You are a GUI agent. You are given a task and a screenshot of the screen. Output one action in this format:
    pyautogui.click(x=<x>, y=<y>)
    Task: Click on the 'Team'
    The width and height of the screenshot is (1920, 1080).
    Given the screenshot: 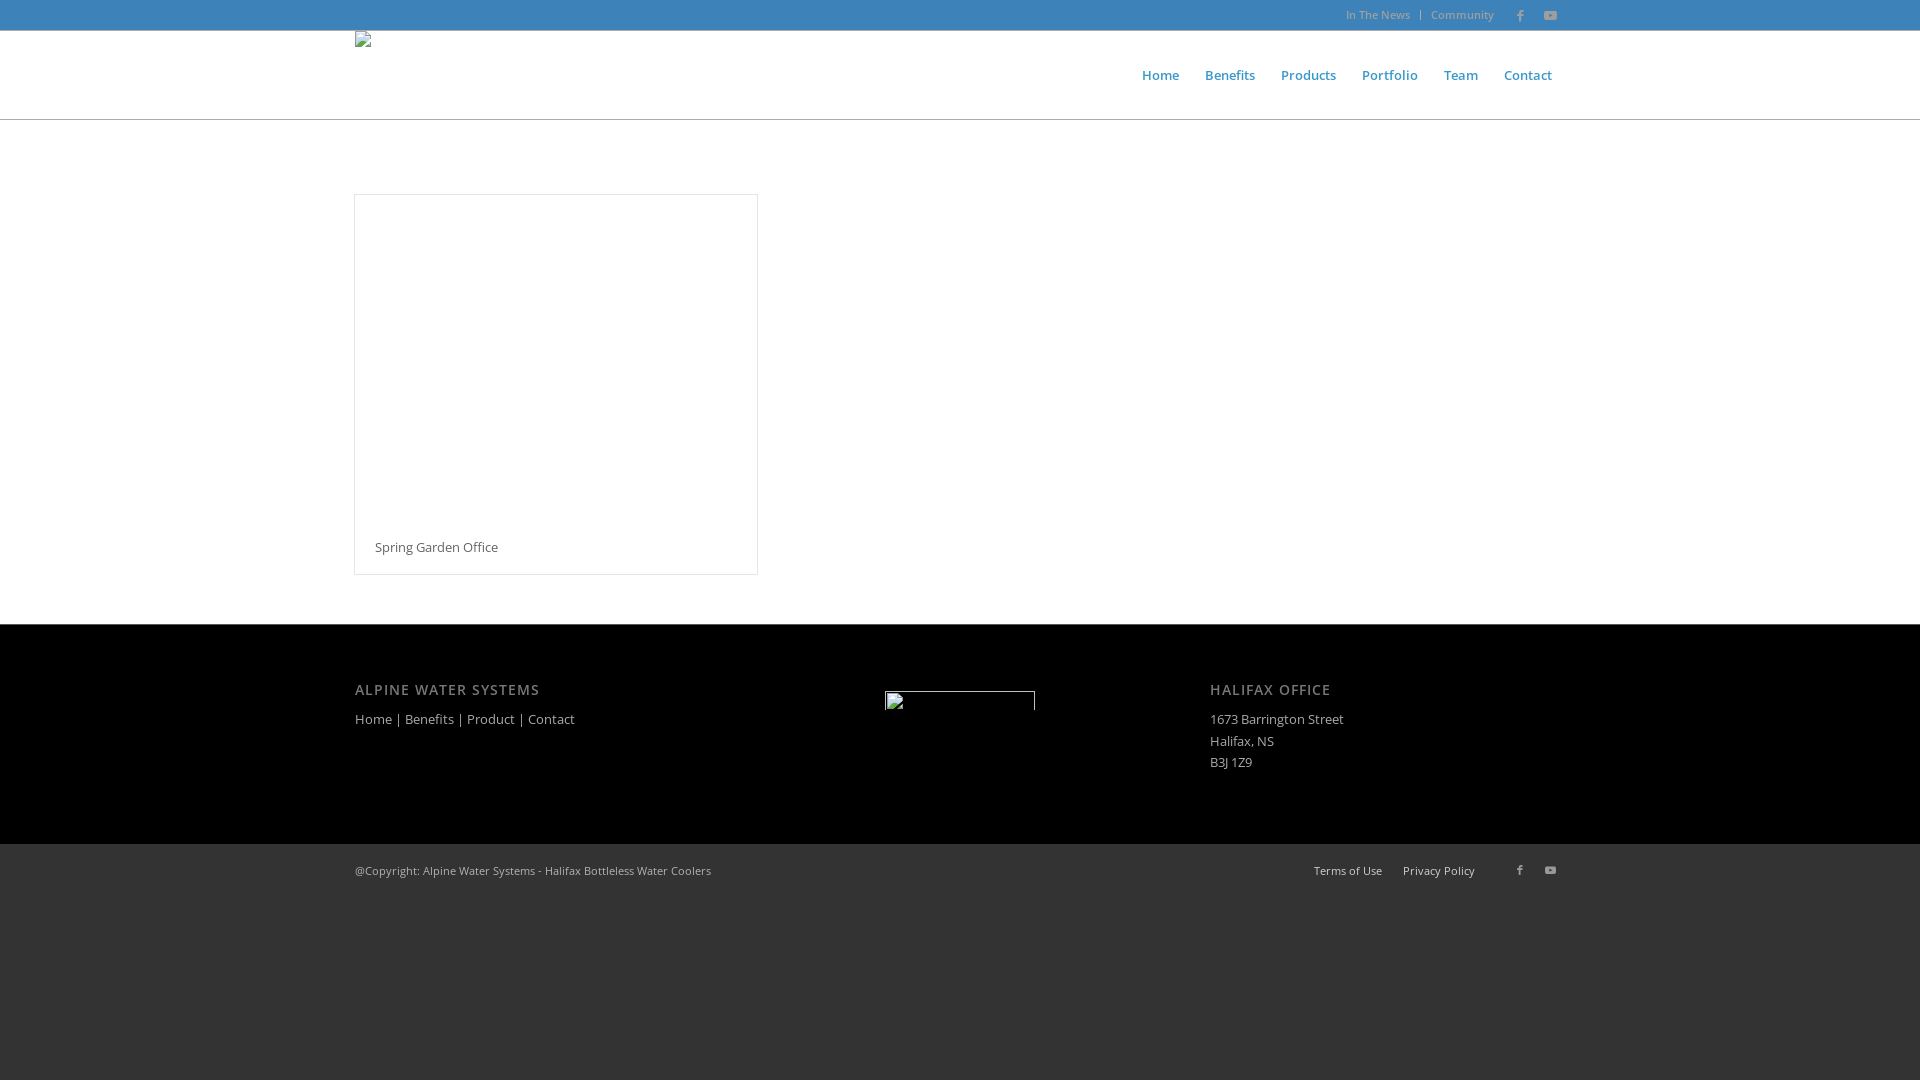 What is the action you would take?
    pyautogui.click(x=1460, y=73)
    